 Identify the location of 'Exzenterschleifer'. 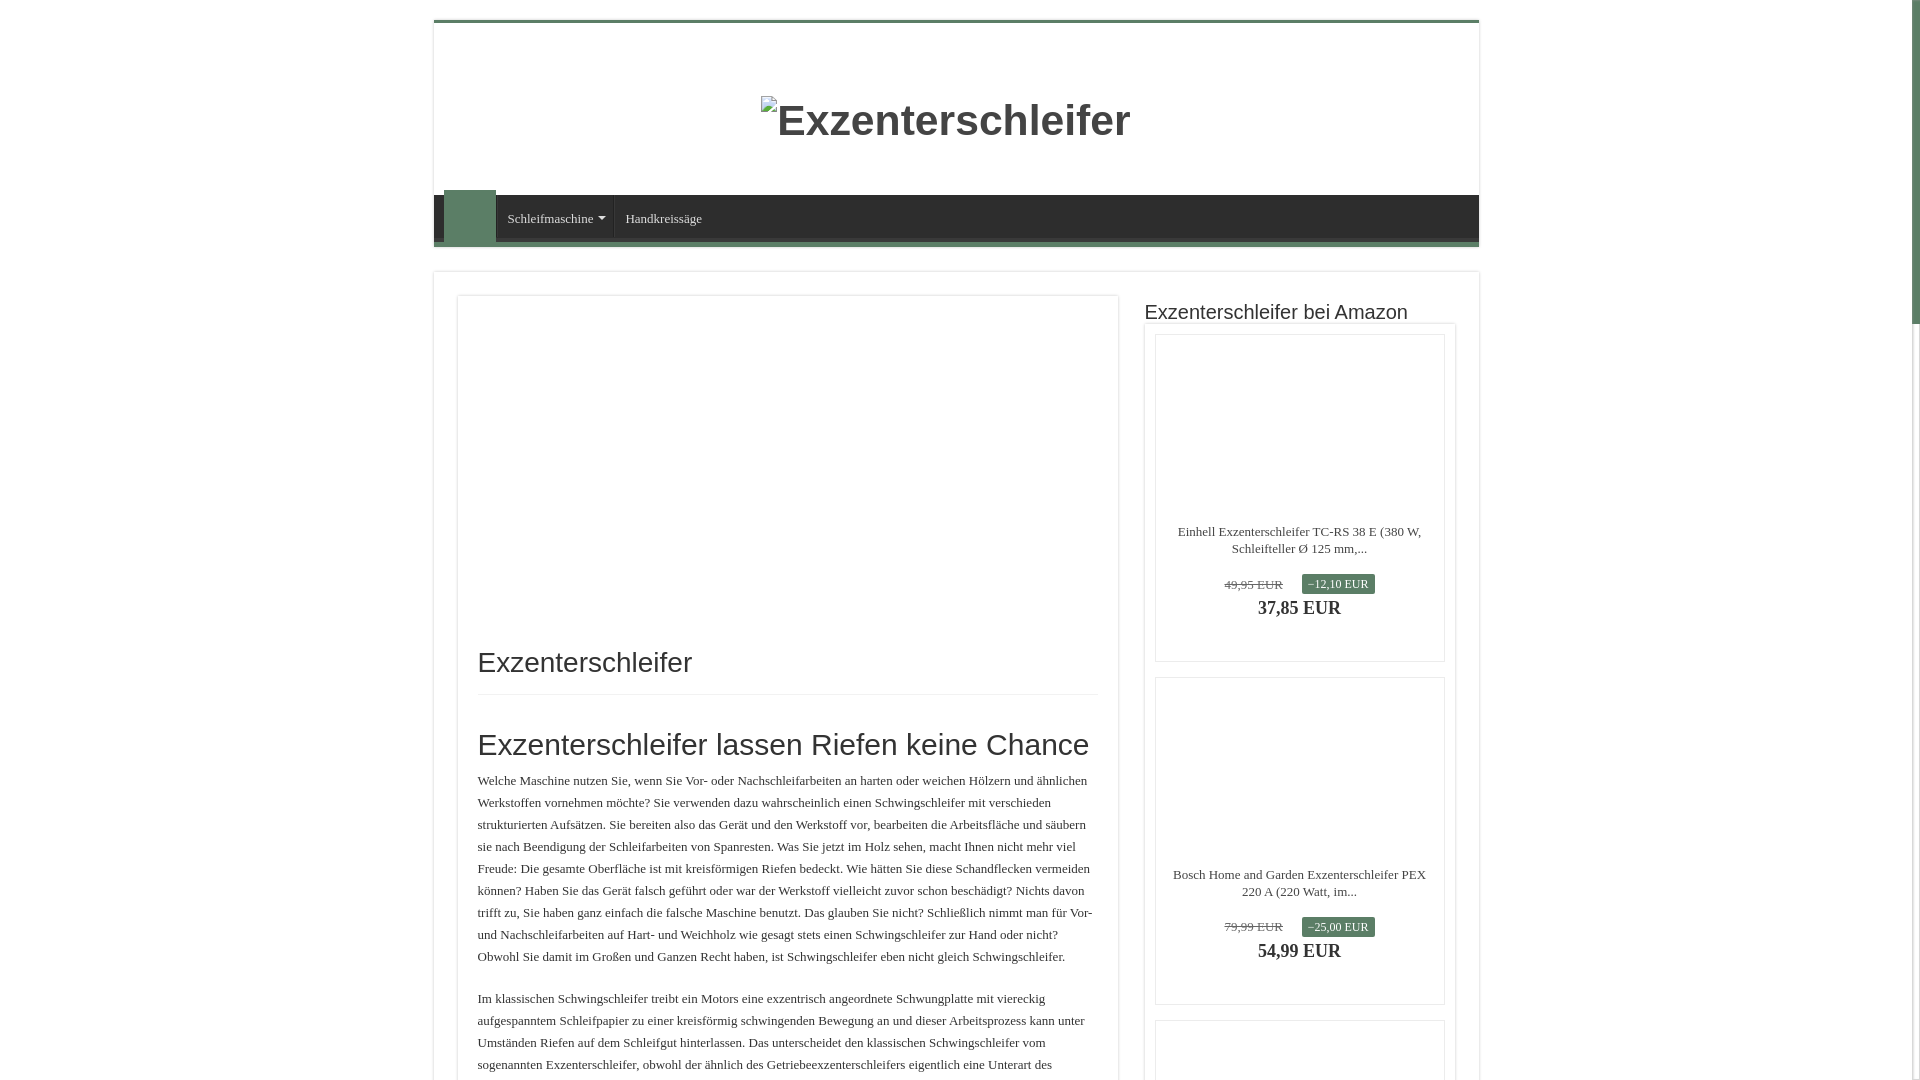
(469, 216).